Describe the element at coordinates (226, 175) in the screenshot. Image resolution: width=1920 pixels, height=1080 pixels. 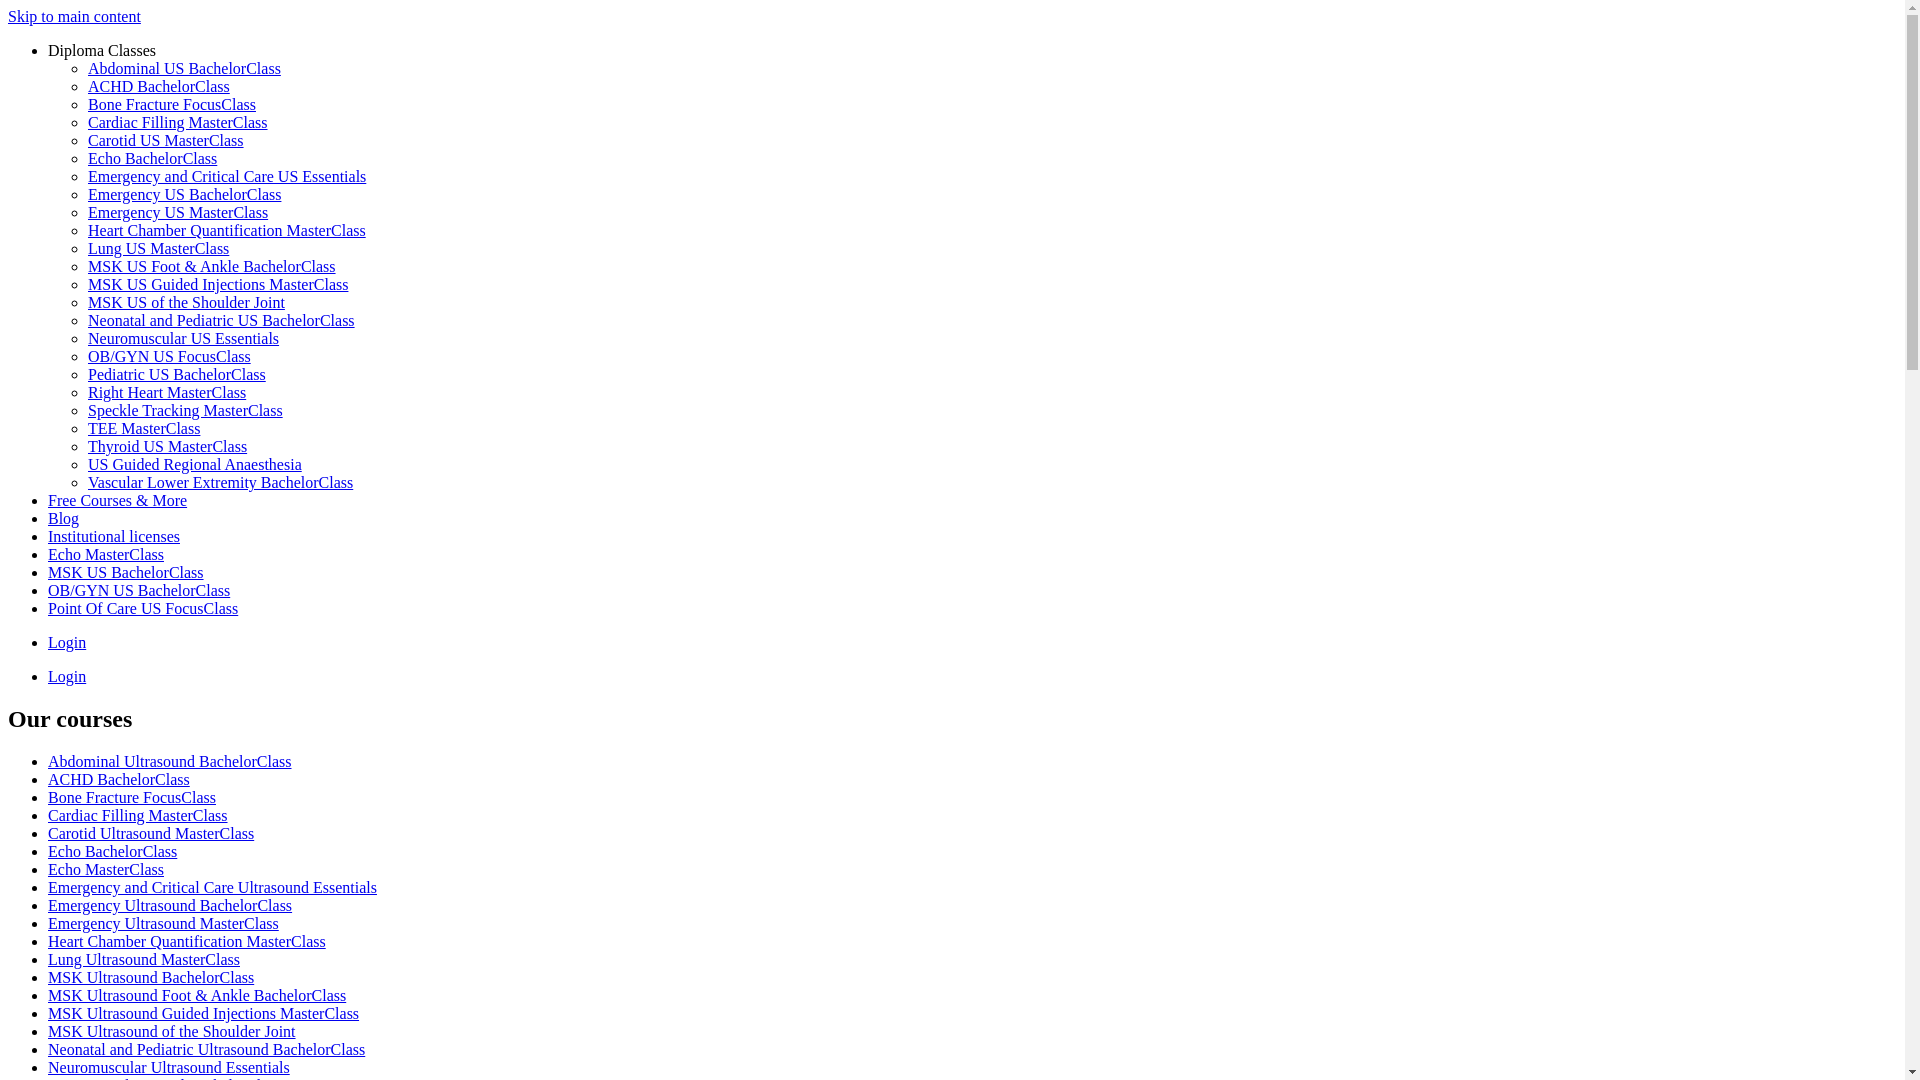
I see `'Emergency and Critical Care US Essentials'` at that location.